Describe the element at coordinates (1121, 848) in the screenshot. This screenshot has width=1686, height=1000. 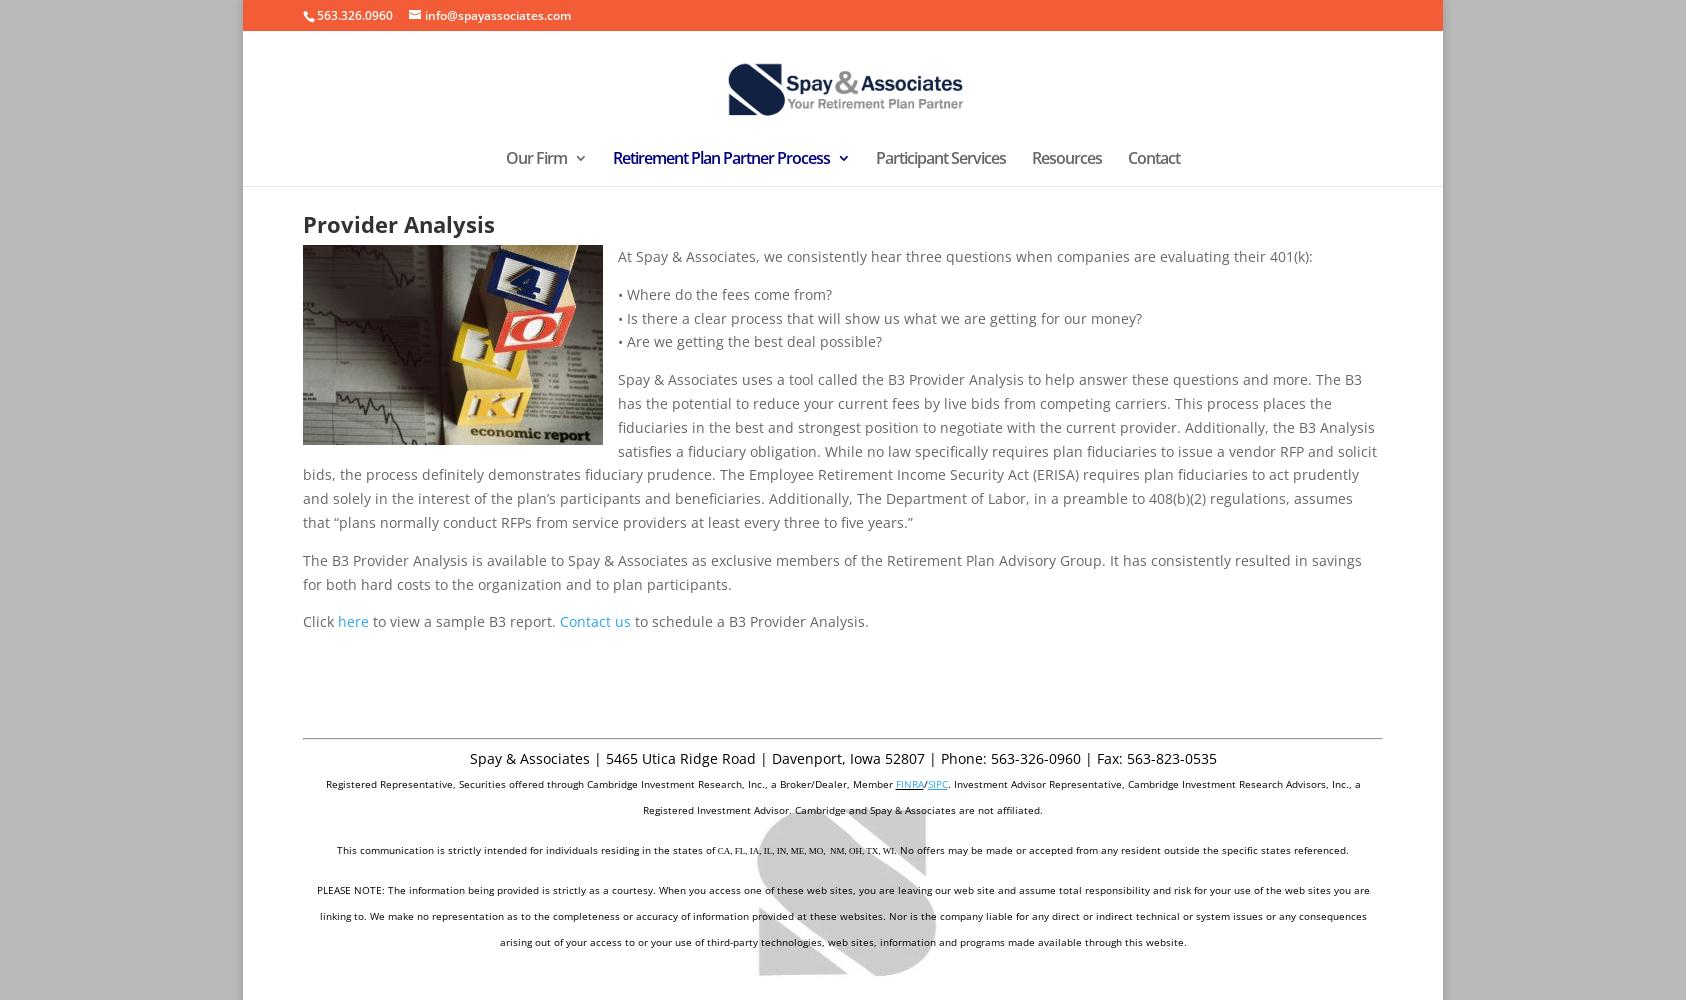
I see `'. No offers may be made or accepted from any resident outside the specific states referenced.'` at that location.